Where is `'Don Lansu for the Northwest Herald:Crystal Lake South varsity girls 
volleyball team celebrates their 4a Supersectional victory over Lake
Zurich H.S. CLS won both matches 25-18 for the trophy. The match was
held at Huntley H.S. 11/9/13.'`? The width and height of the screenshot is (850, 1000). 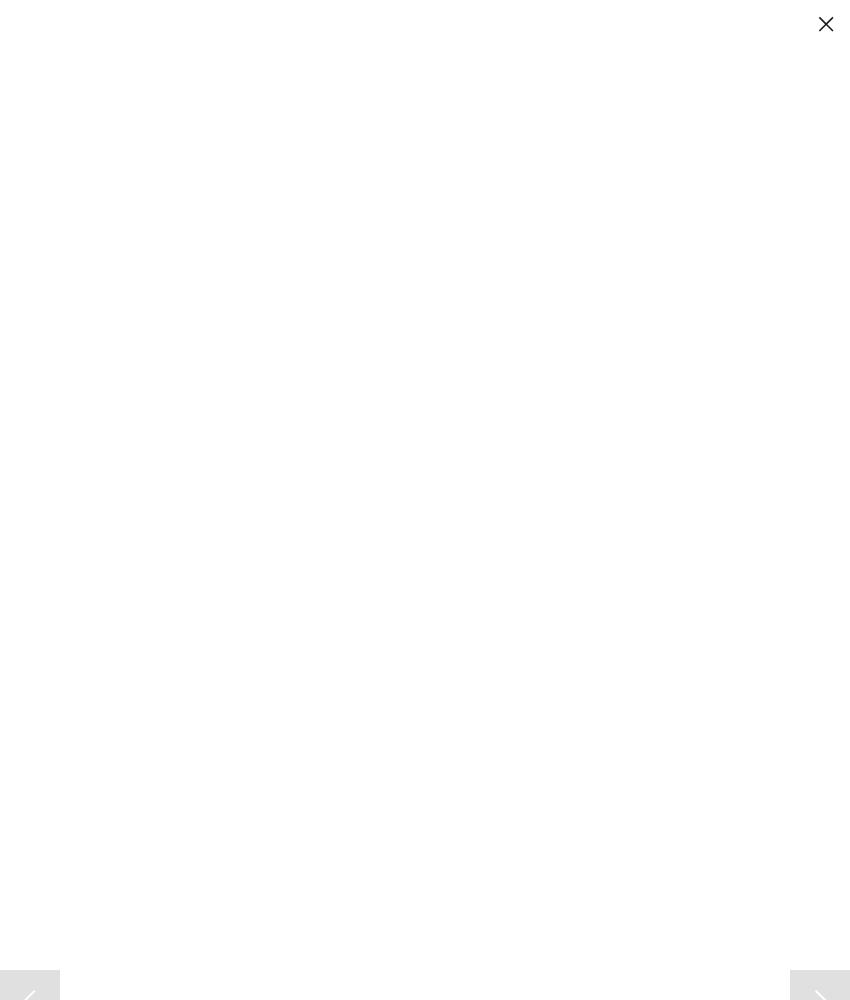
'Don Lansu for the Northwest Herald:Crystal Lake South varsity girls 
volleyball team celebrates their 4a Supersectional victory over Lake
Zurich H.S. CLS won both matches 25-18 for the trophy. The match was
held at Huntley H.S. 11/9/13.' is located at coordinates (198, 927).